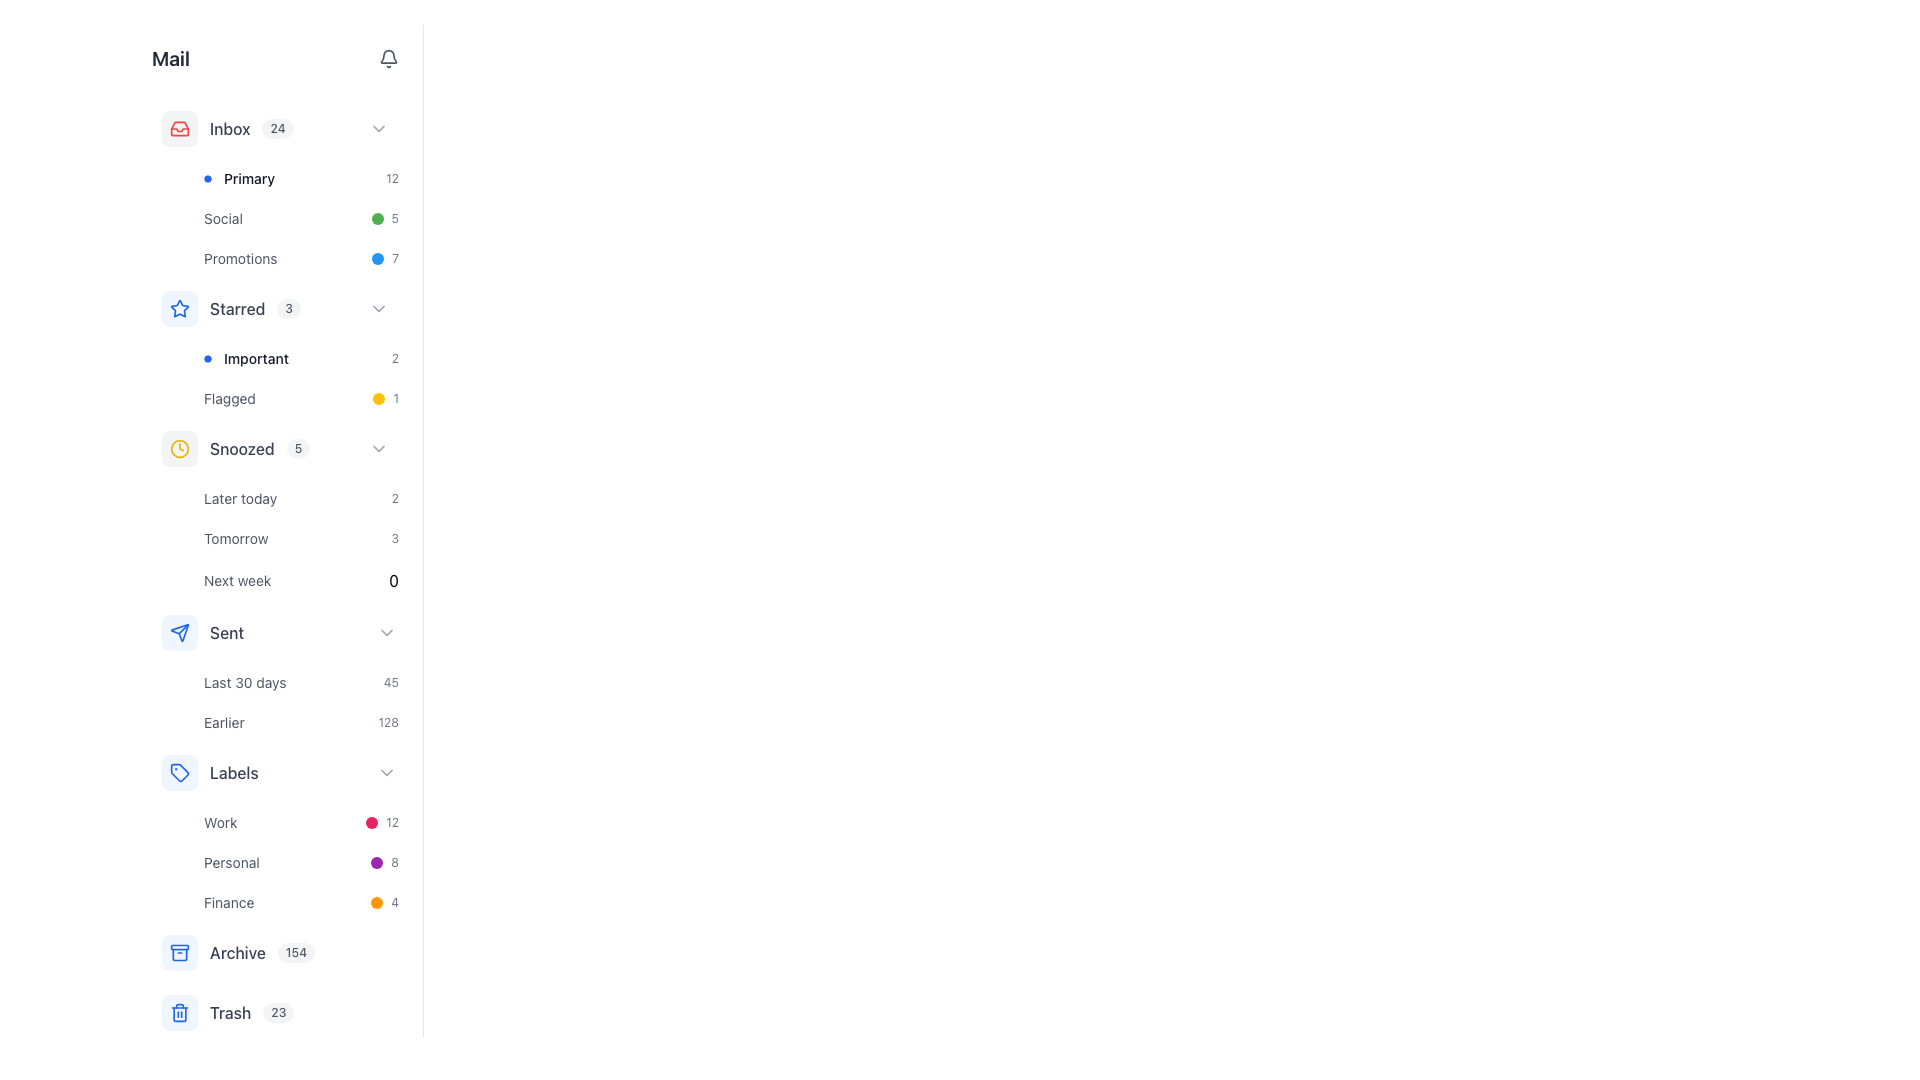 This screenshot has height=1080, width=1920. What do you see at coordinates (300, 681) in the screenshot?
I see `the 'Last 30 days' button located in the left panel, below the 'Sent' section and above the 'Earlier' section` at bounding box center [300, 681].